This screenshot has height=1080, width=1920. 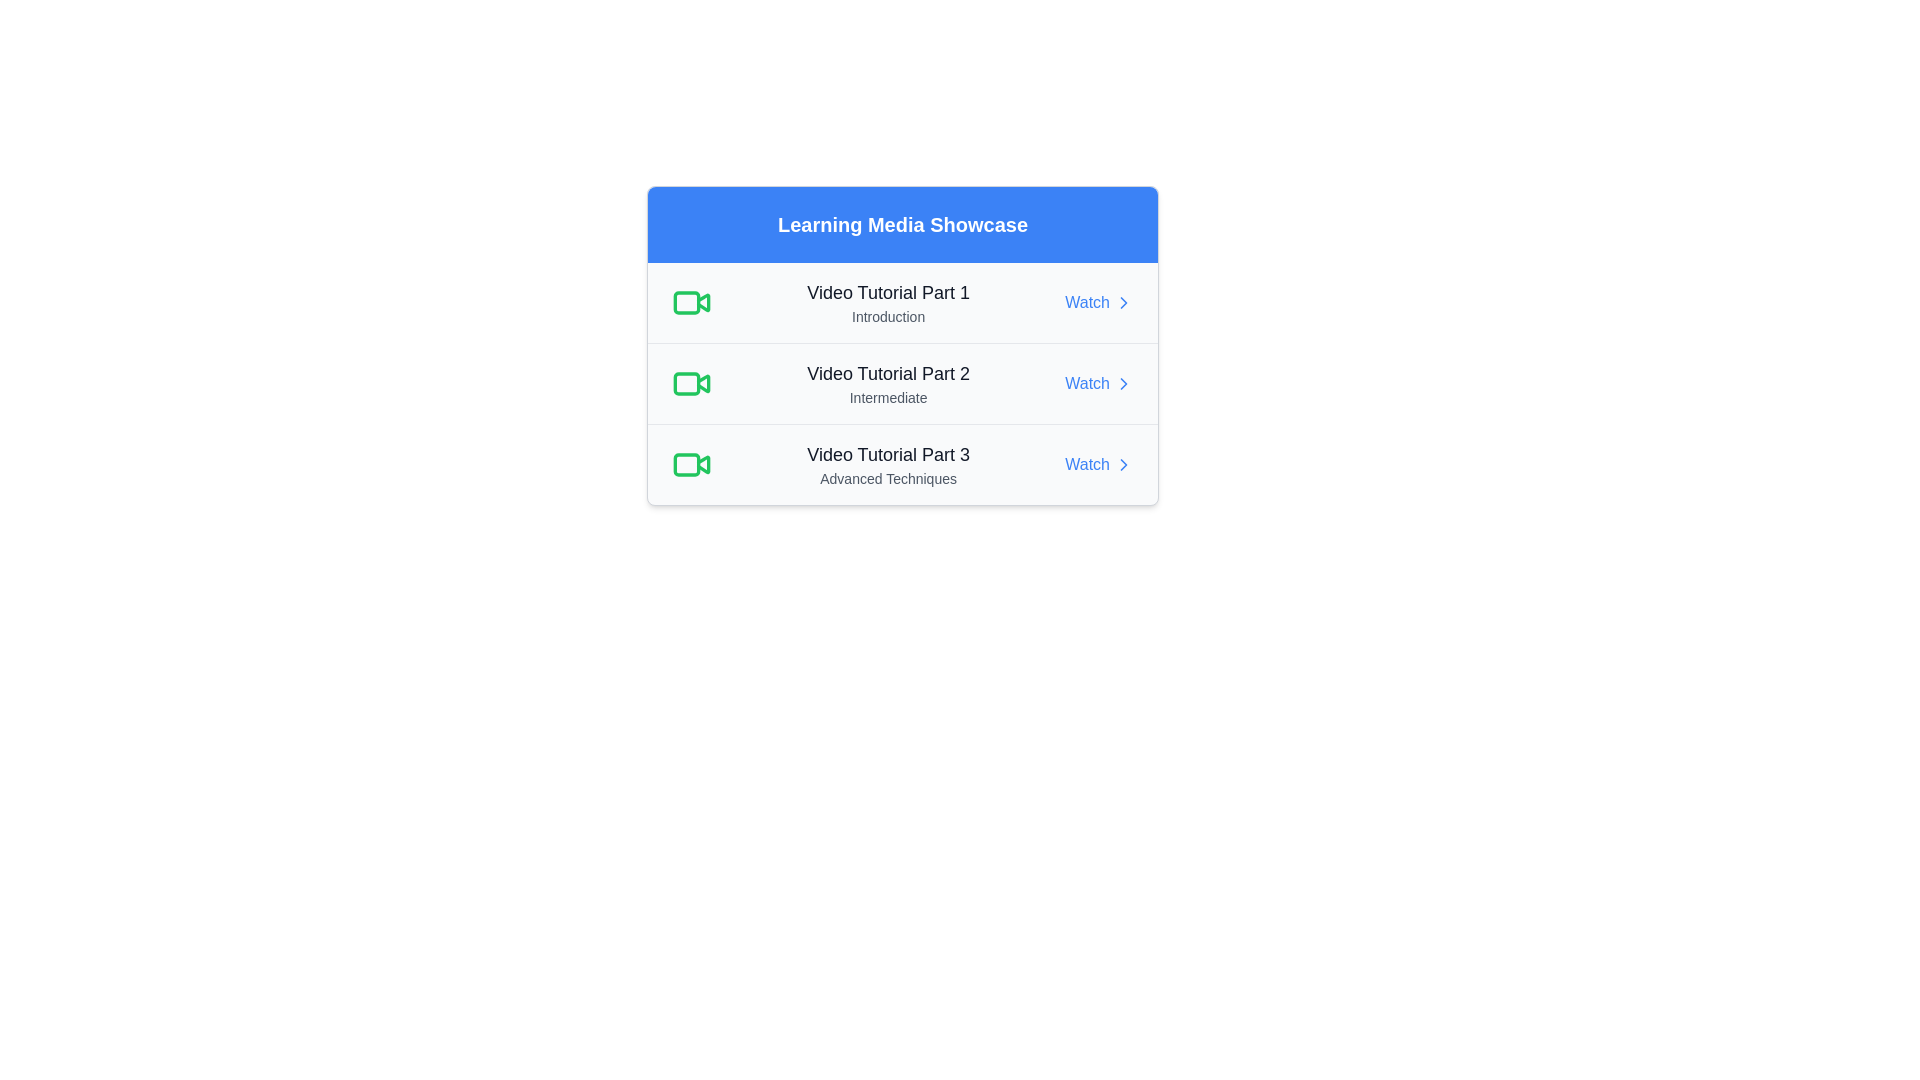 I want to click on the Chevron Right icon located next to the 'Watch' text in the third video item of 'Video Tutorial Part 3: Advanced Techniques', so click(x=1123, y=465).